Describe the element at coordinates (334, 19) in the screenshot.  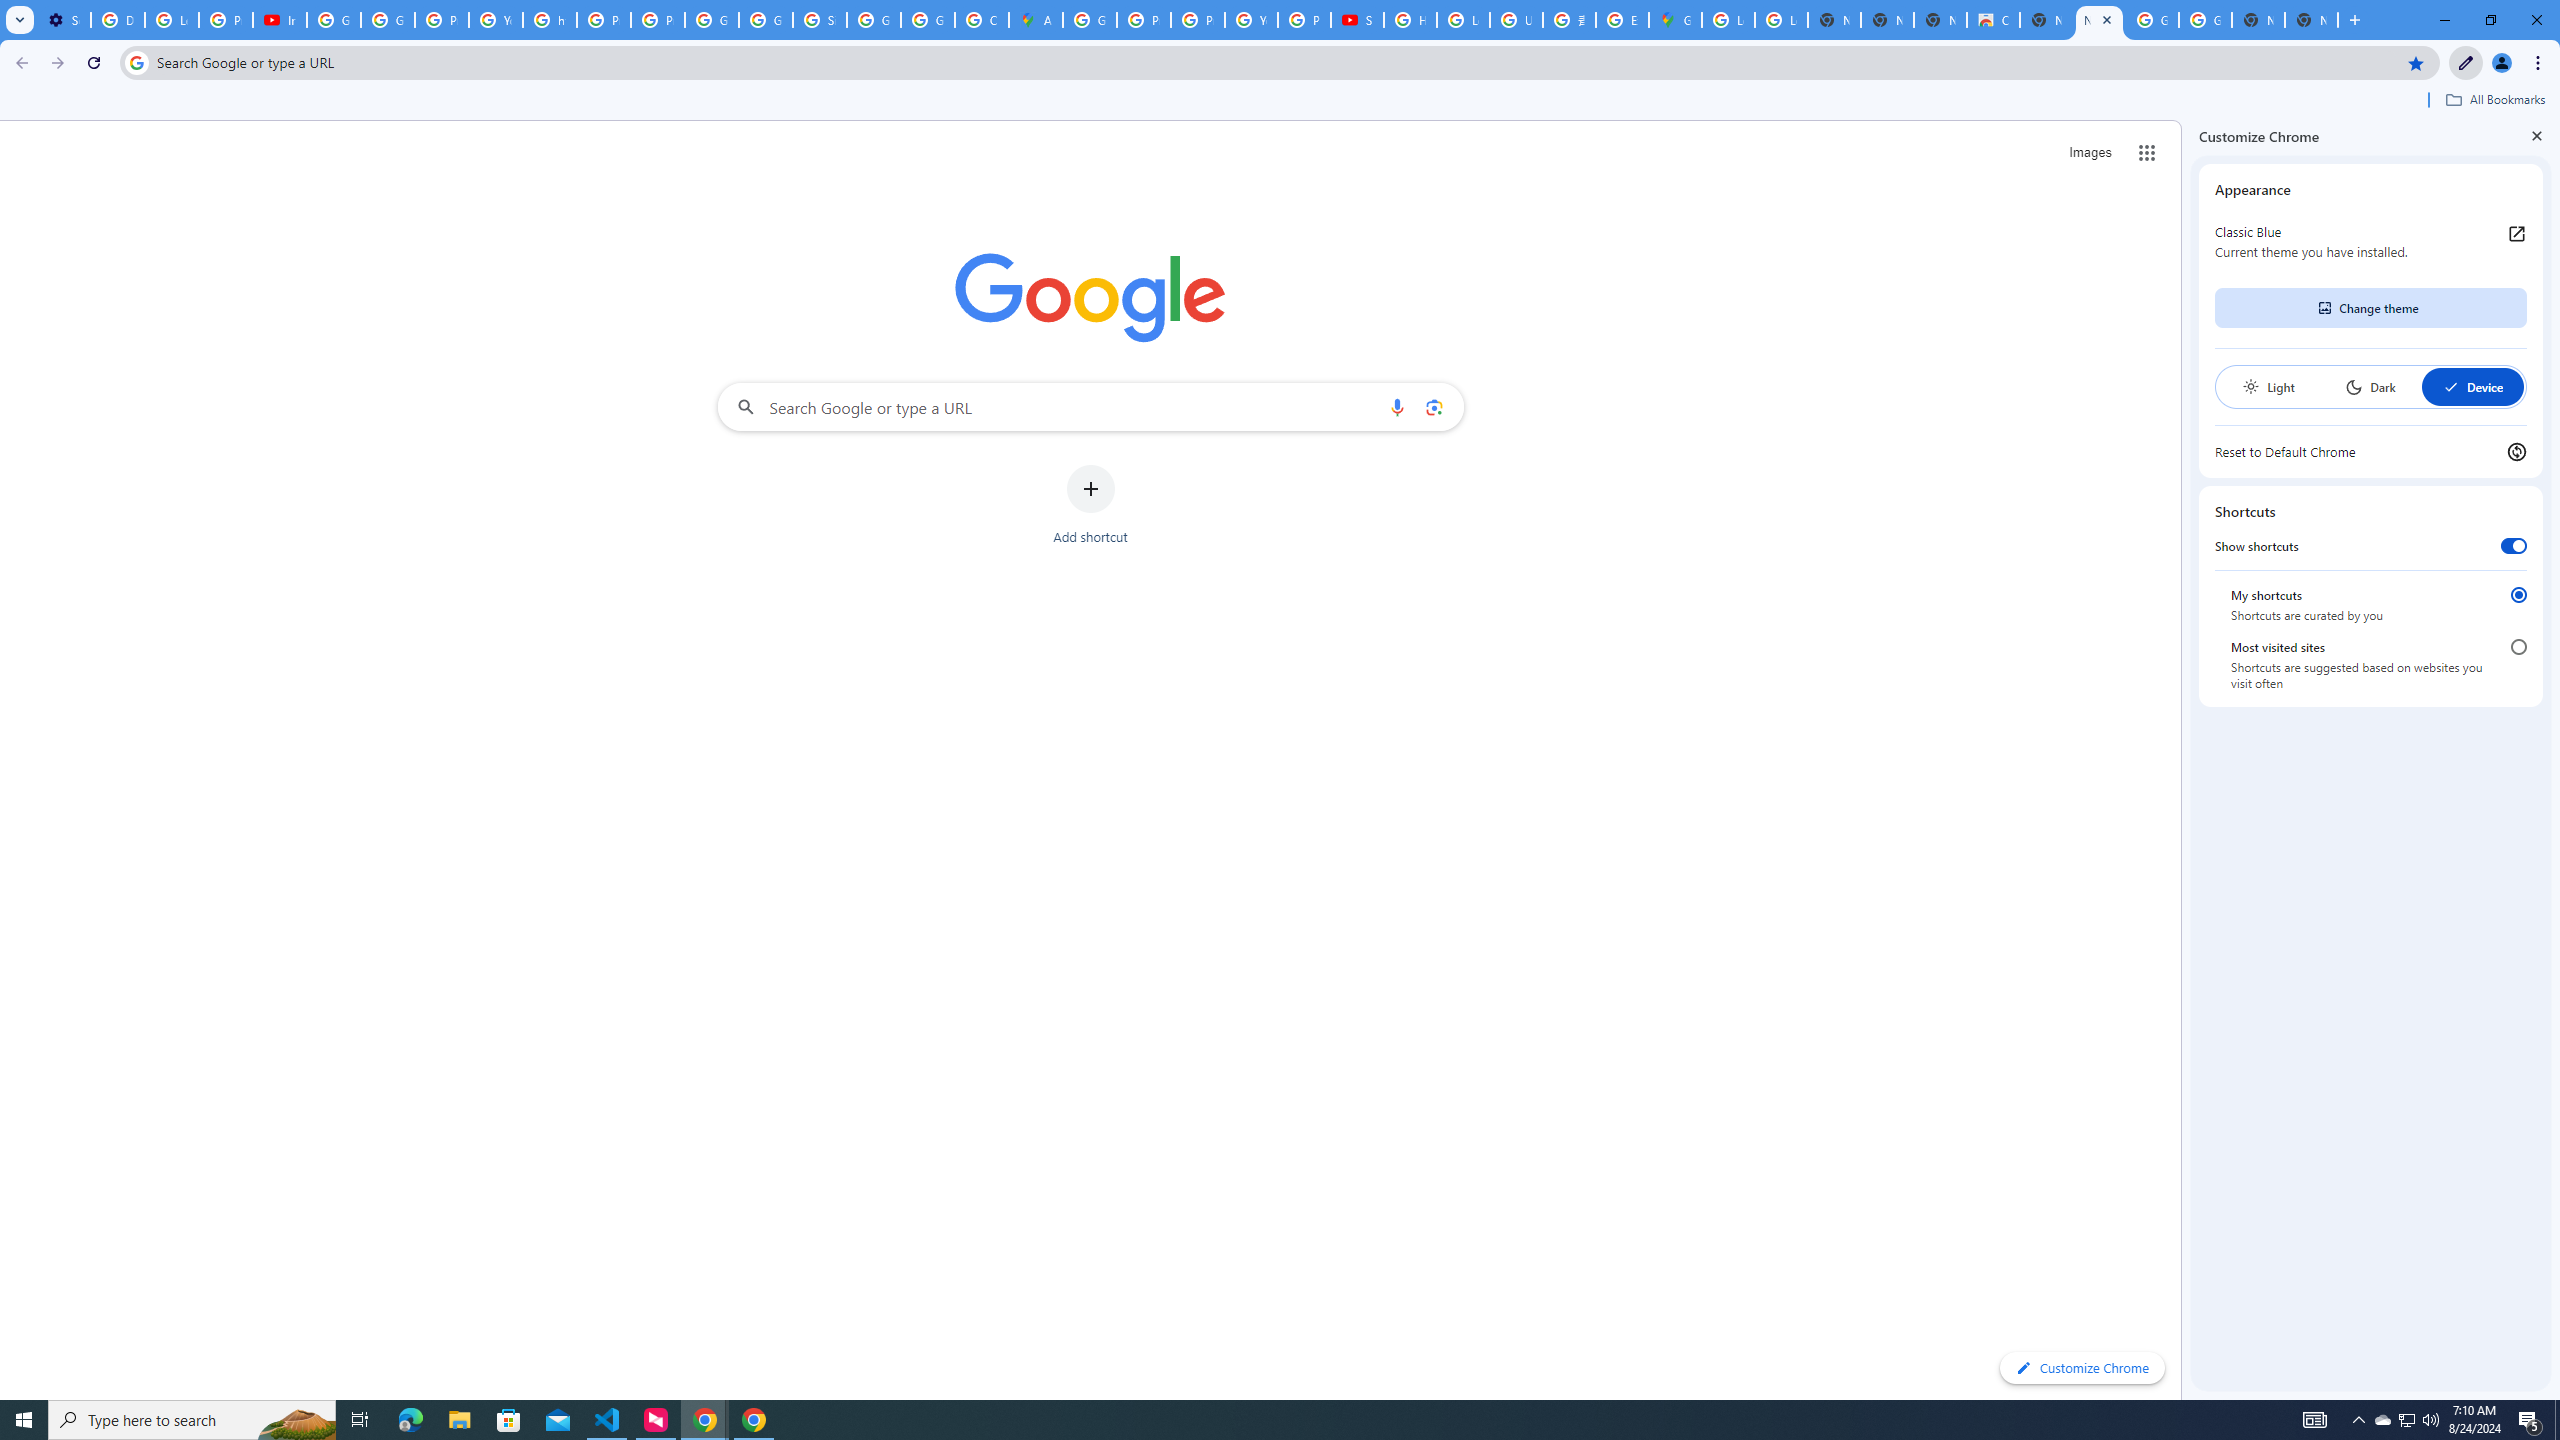
I see `'Google Account Help'` at that location.